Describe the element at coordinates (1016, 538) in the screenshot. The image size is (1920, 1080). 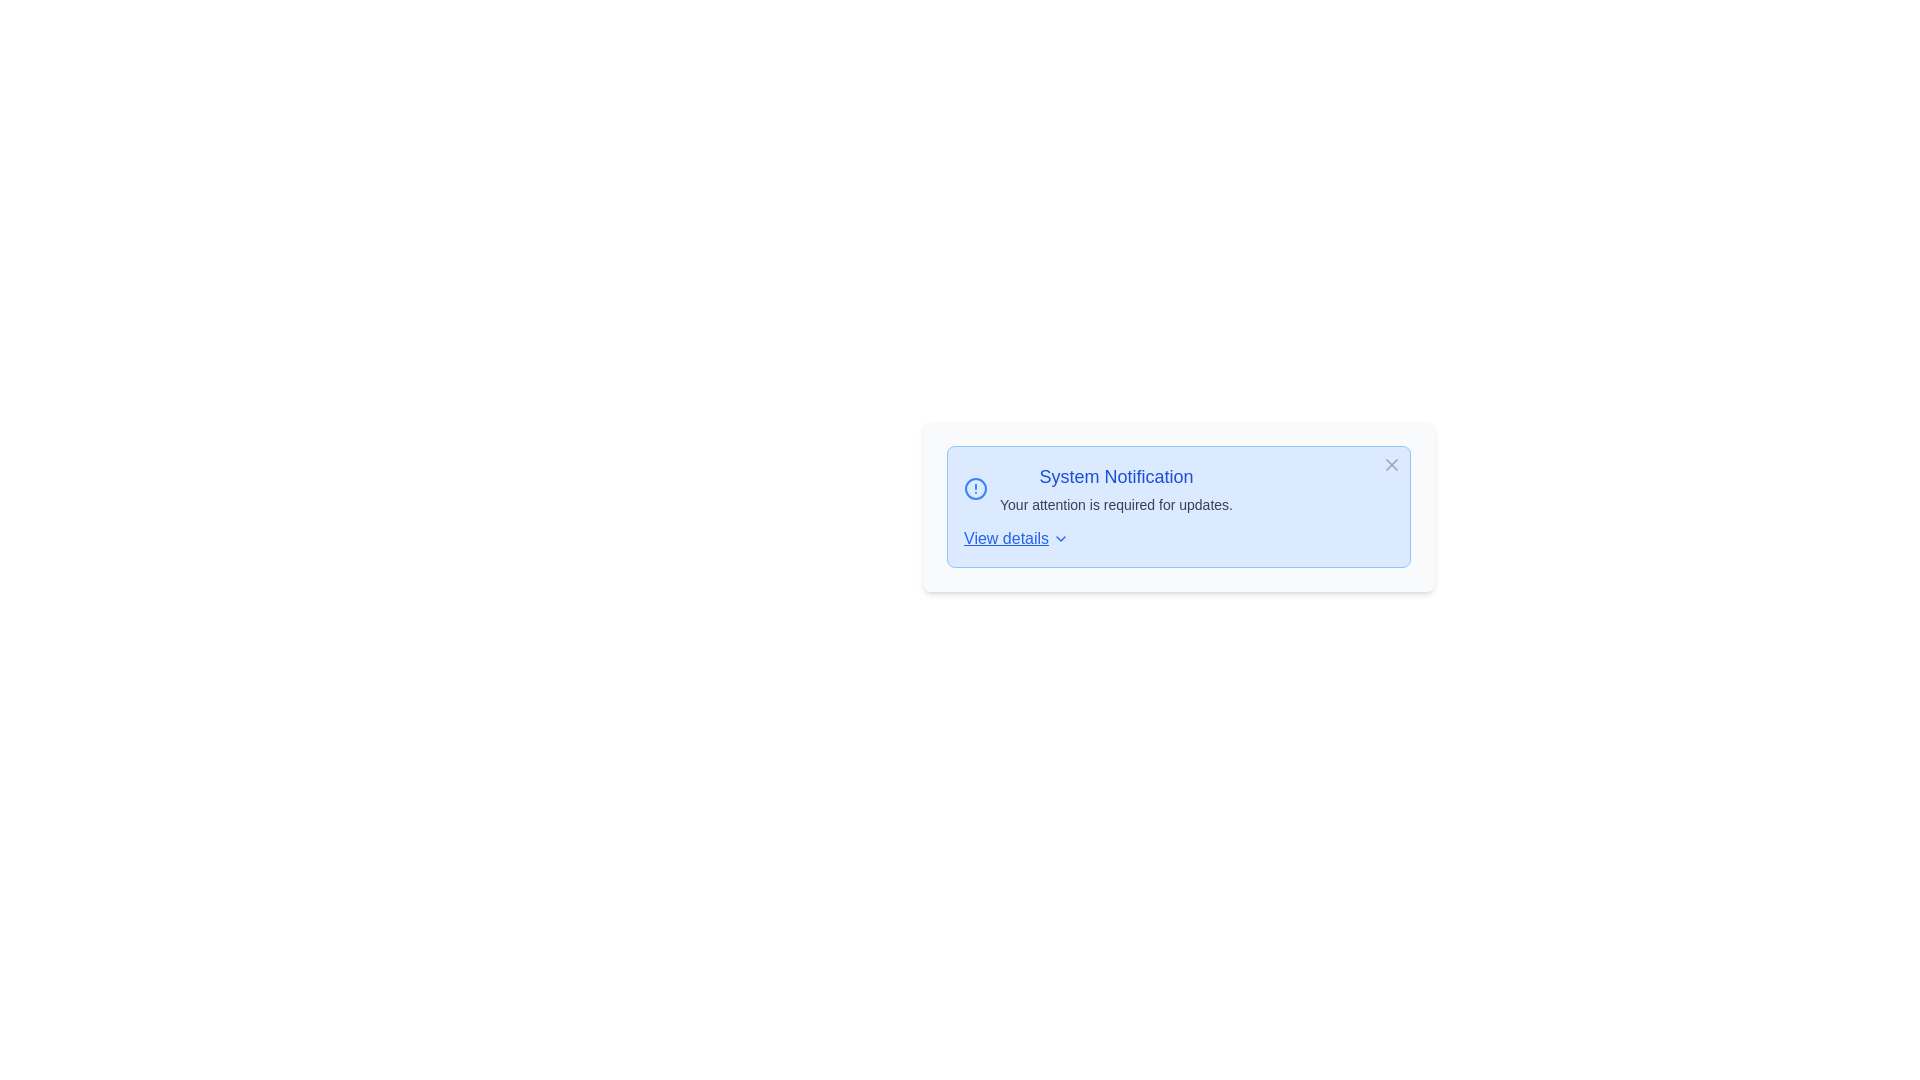
I see `the 'View details' interactive link with a blue underline and chevron icon` at that location.